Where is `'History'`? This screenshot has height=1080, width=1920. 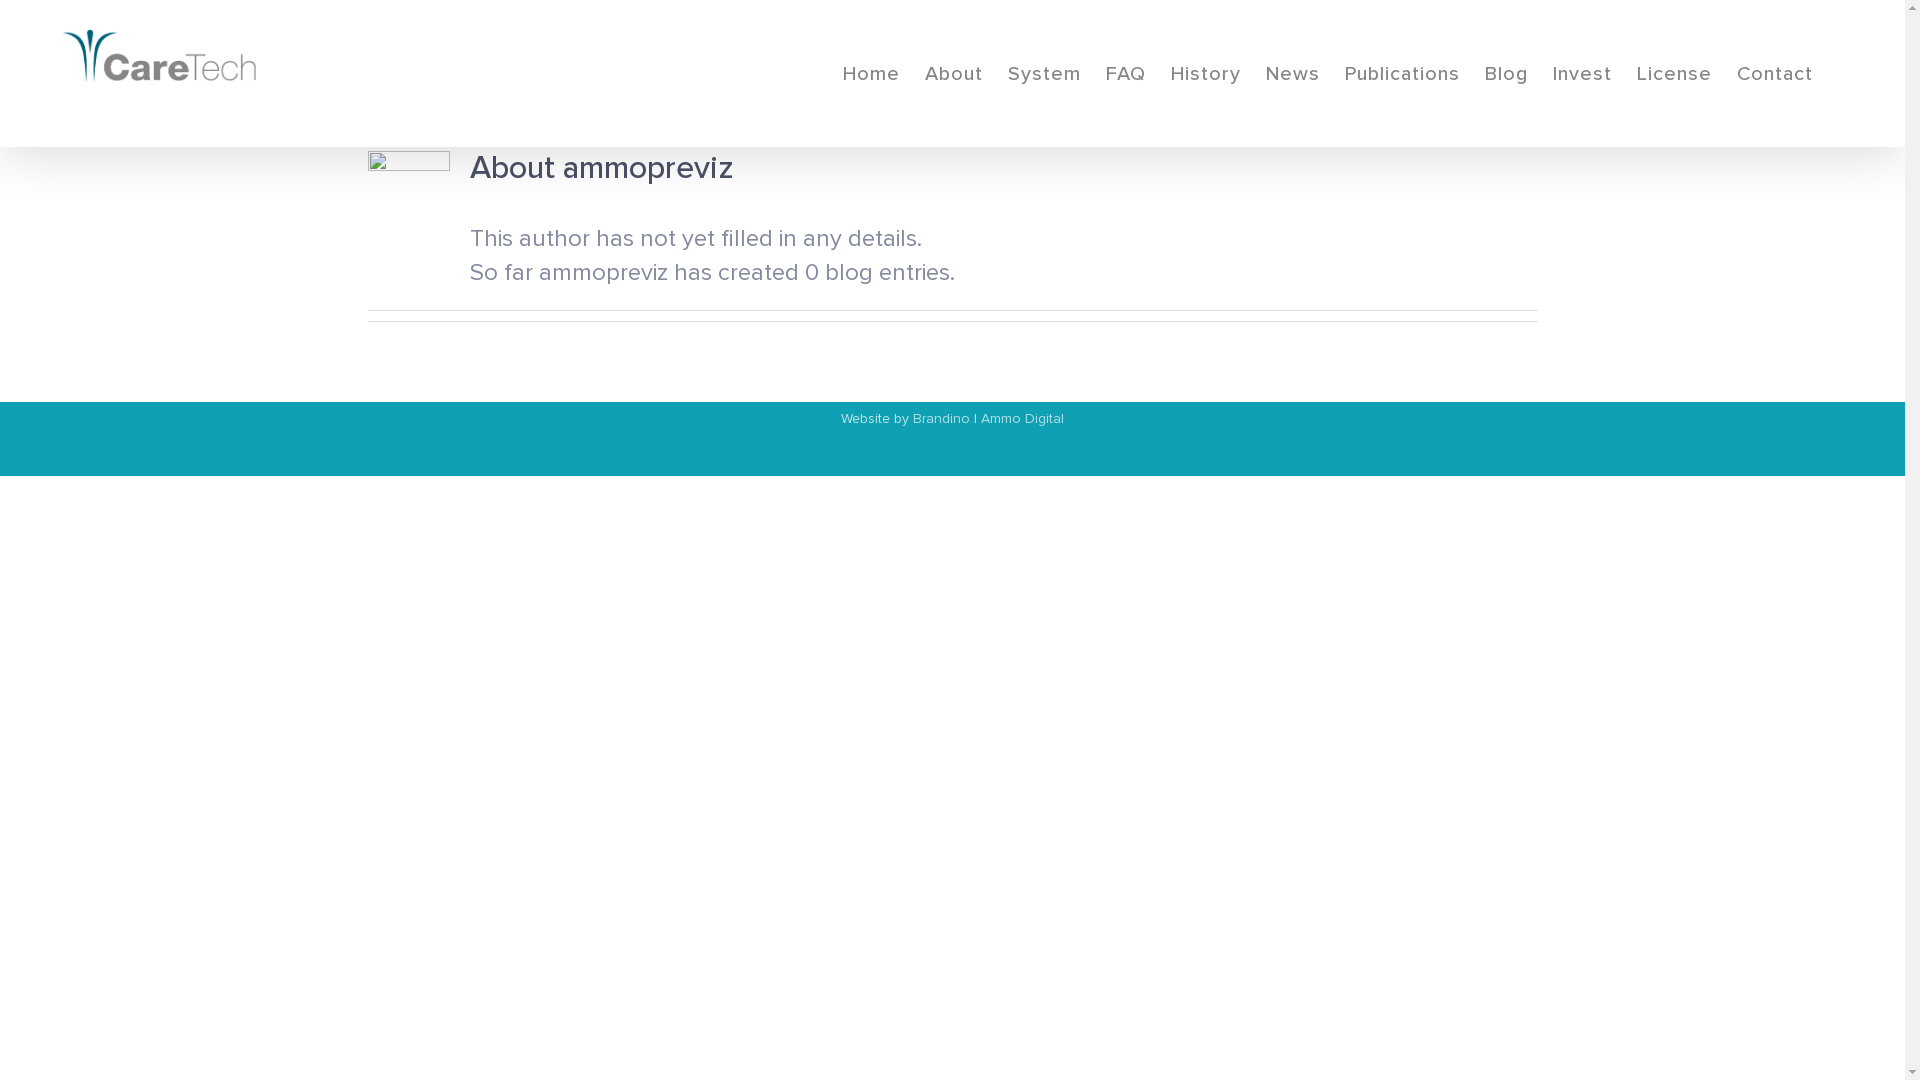 'History' is located at coordinates (1204, 72).